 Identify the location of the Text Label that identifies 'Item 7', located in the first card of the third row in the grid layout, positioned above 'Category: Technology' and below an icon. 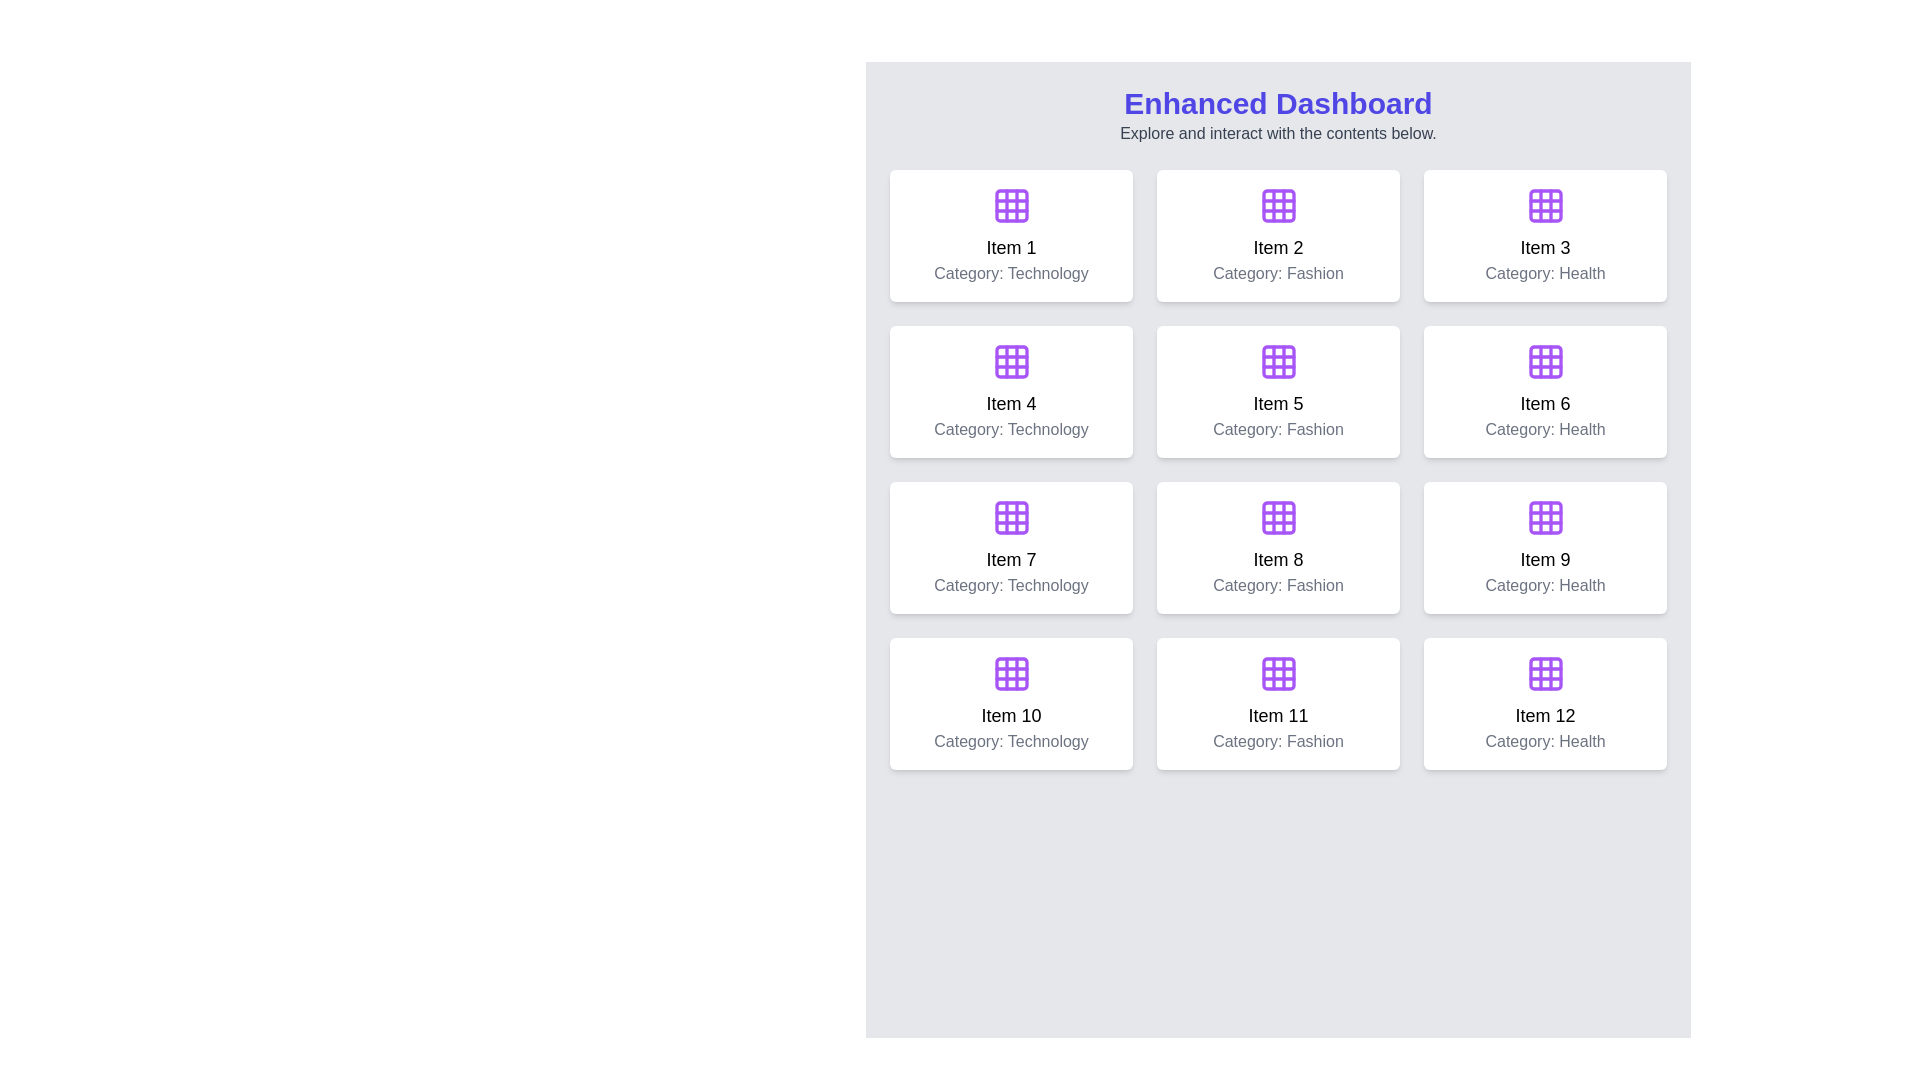
(1011, 559).